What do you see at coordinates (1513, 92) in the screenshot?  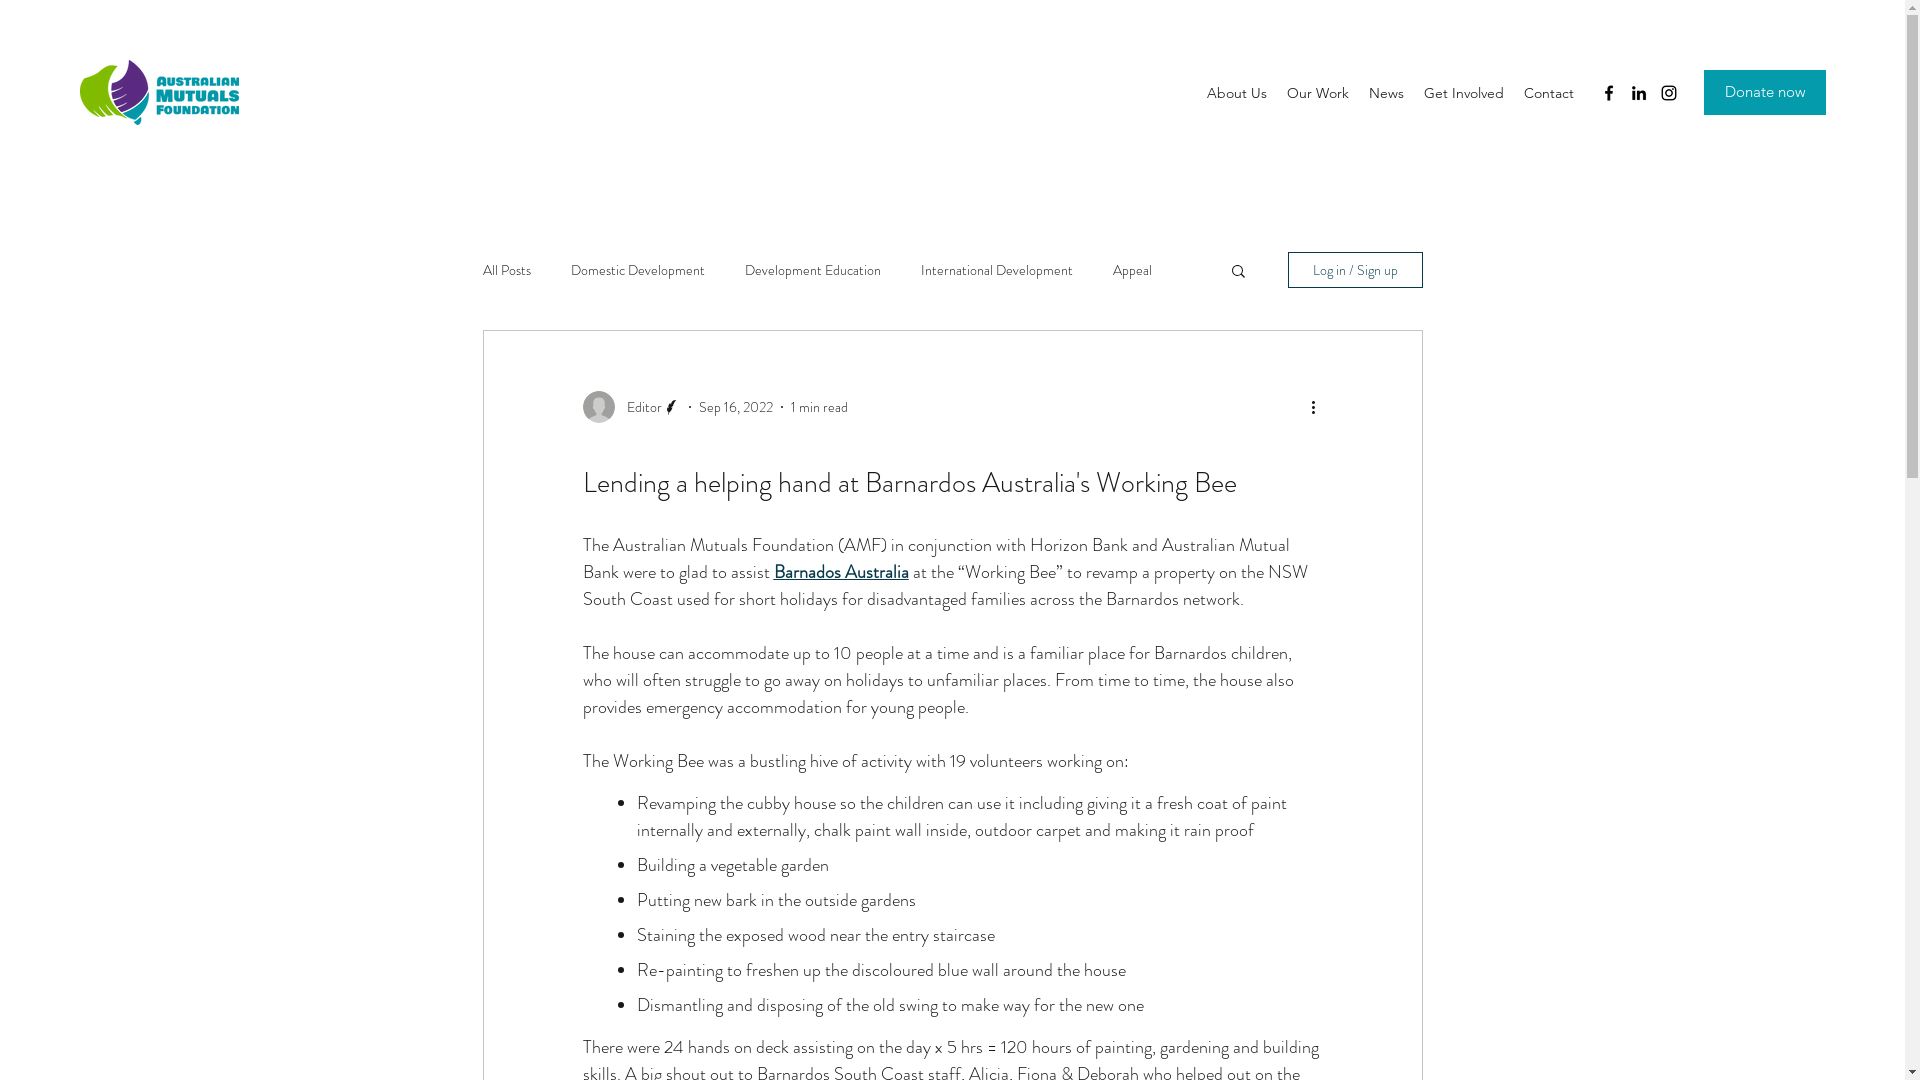 I see `'Contact'` at bounding box center [1513, 92].